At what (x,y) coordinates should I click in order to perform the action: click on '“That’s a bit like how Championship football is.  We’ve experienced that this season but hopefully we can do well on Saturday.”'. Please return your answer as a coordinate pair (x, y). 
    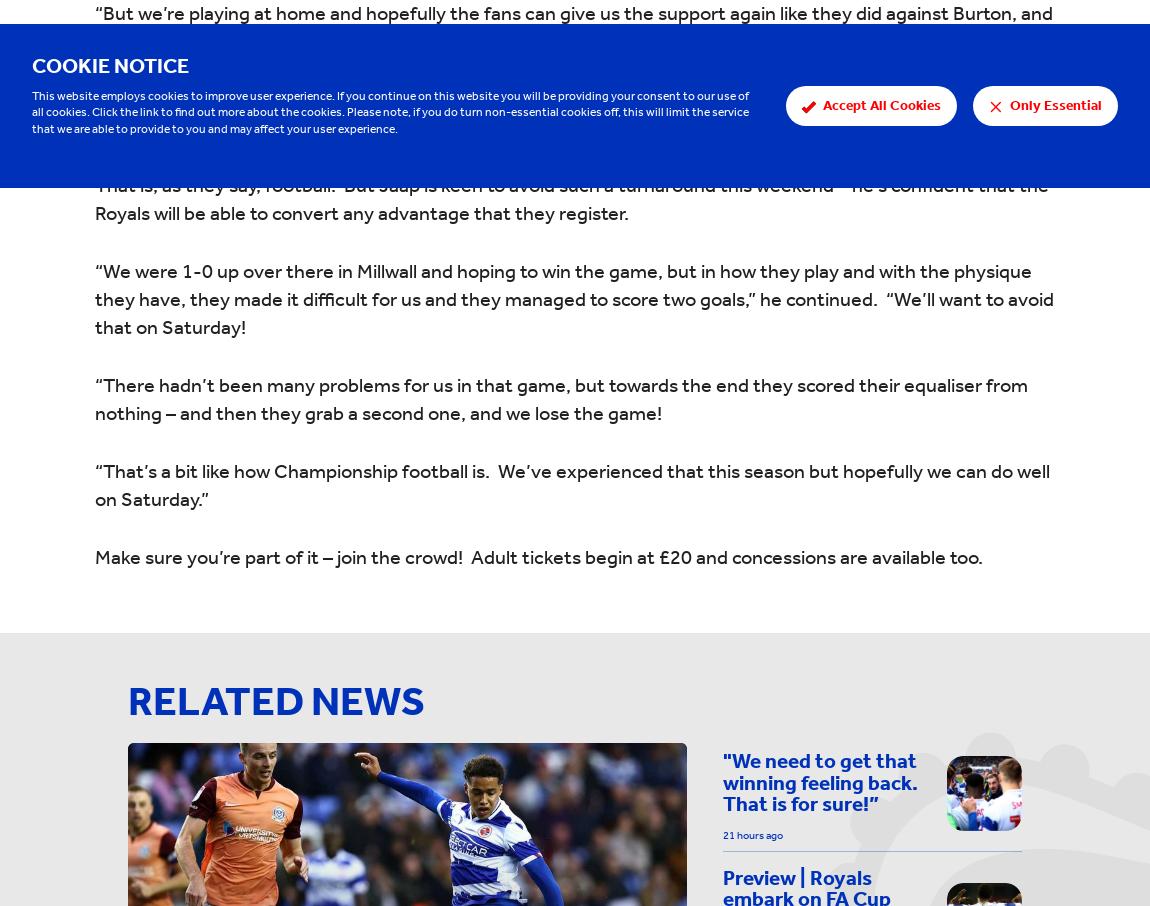
    Looking at the image, I should click on (572, 483).